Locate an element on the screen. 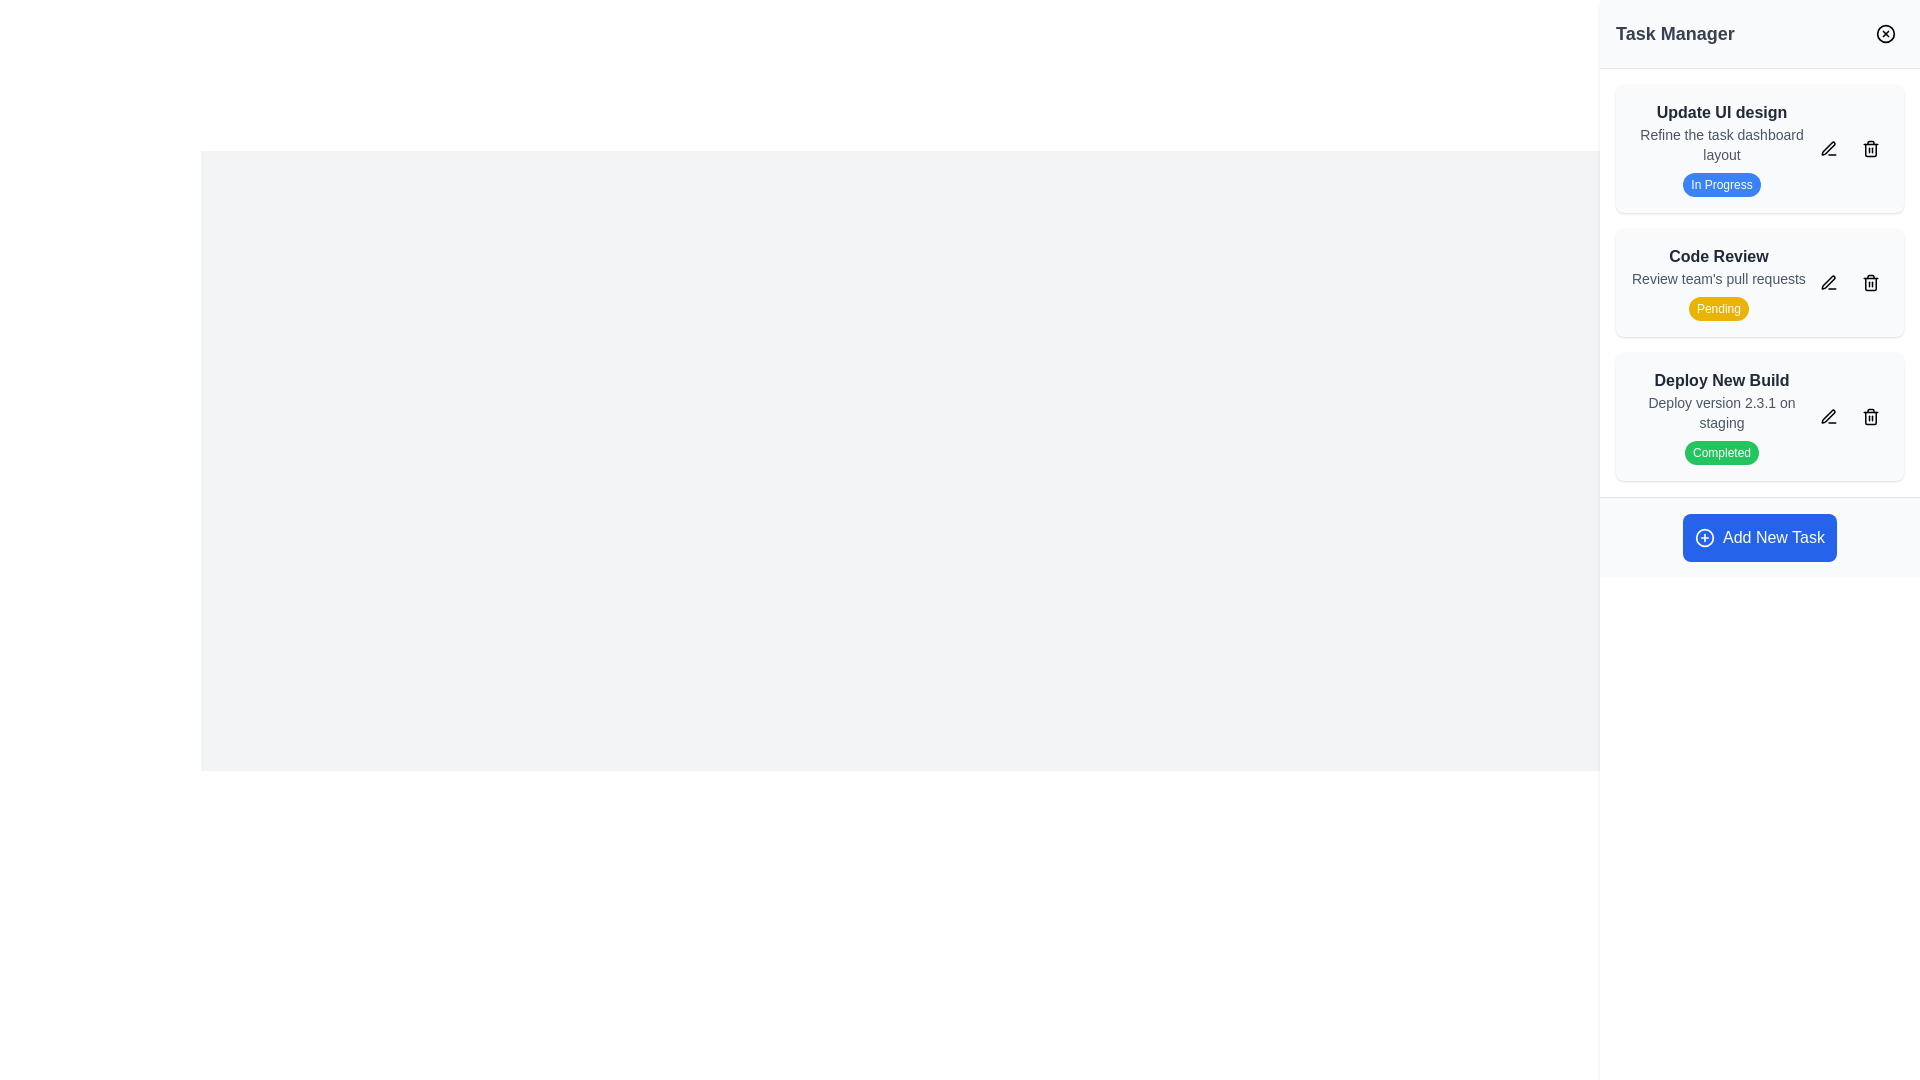 This screenshot has width=1920, height=1080. the edit icon button in the 'Deploy New Build' task card on the right-side panel is located at coordinates (1828, 415).